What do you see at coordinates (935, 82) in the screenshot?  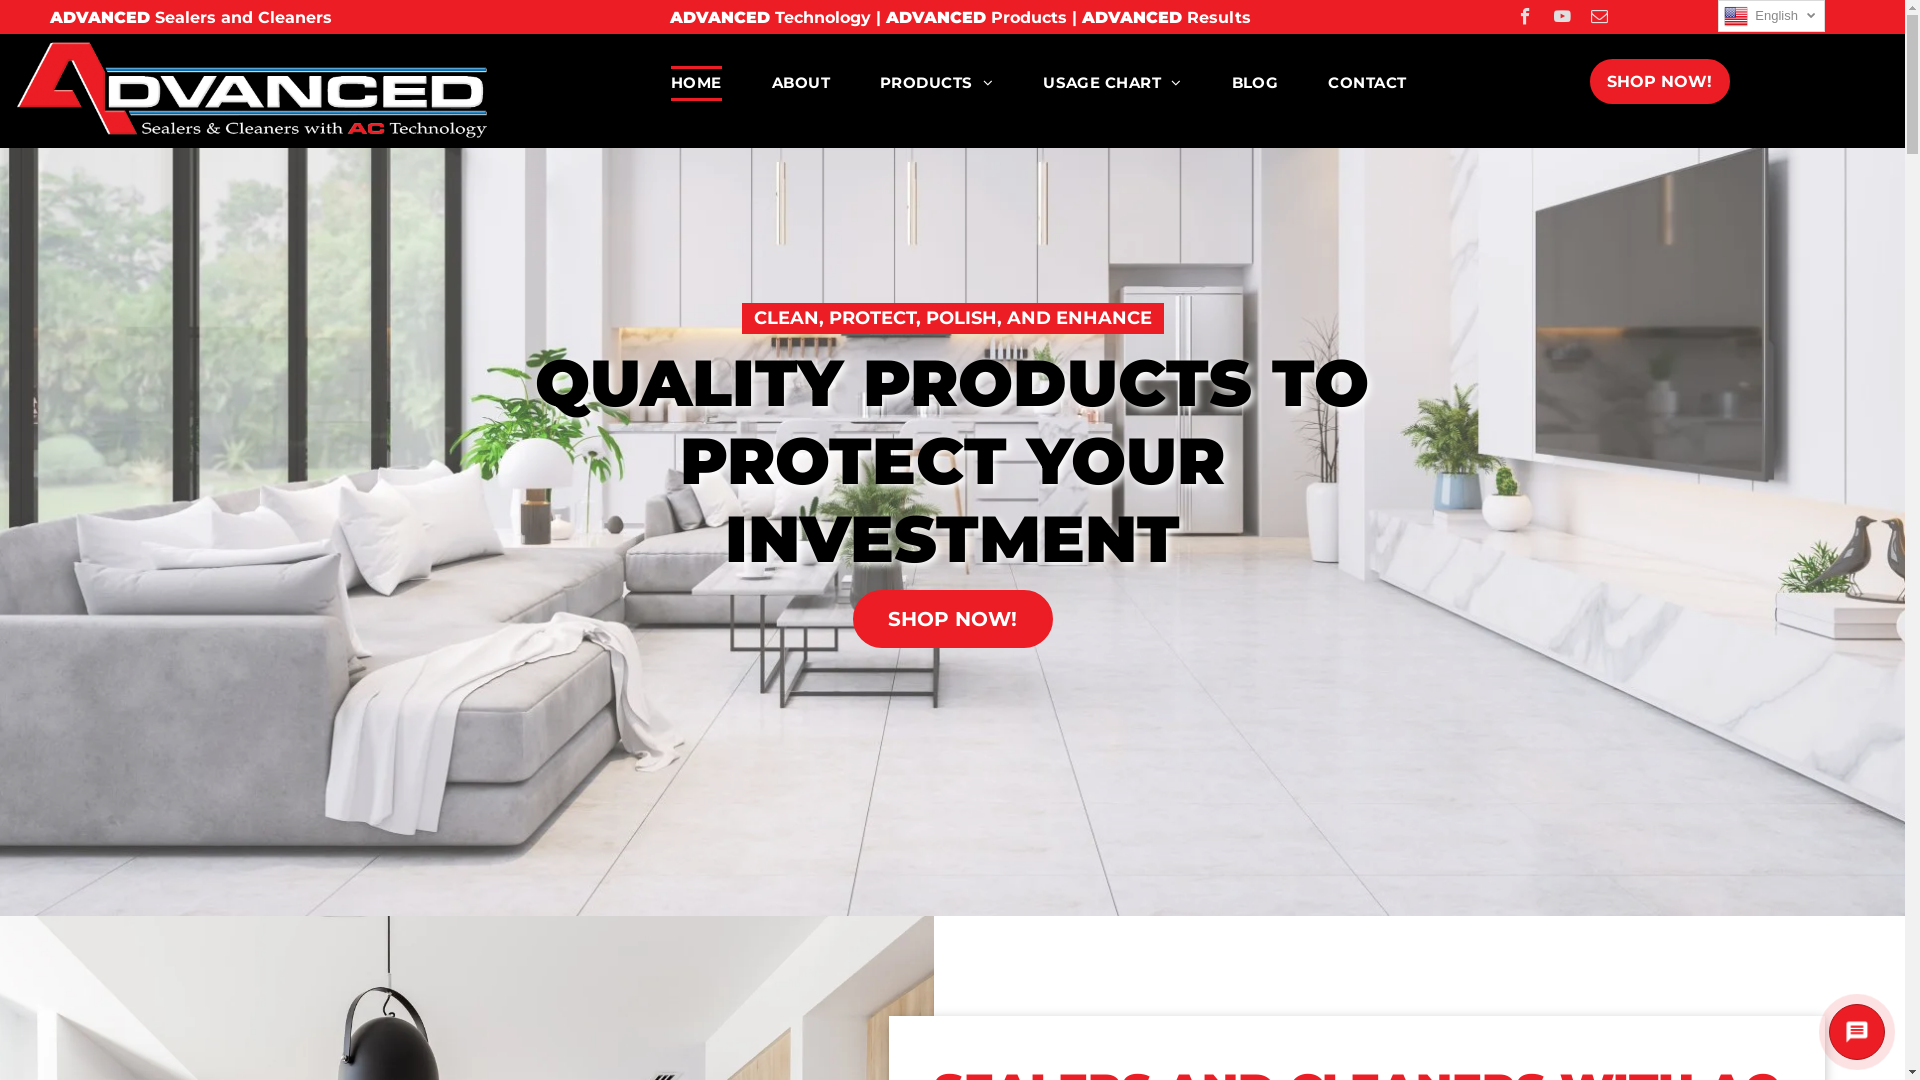 I see `'PRODUCTS'` at bounding box center [935, 82].